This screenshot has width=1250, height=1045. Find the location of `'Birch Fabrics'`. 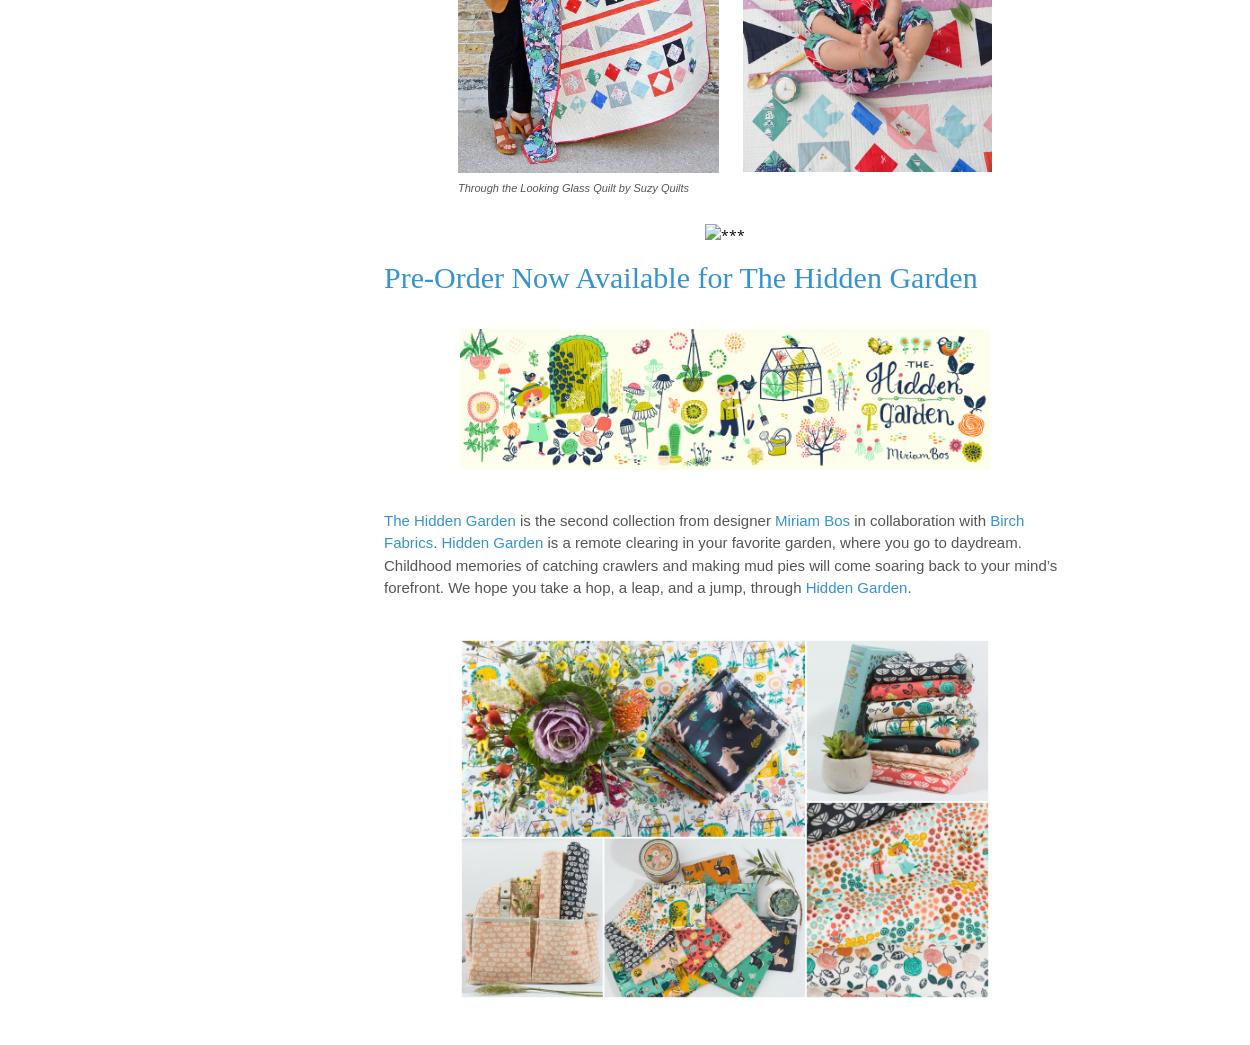

'Birch Fabrics' is located at coordinates (703, 530).